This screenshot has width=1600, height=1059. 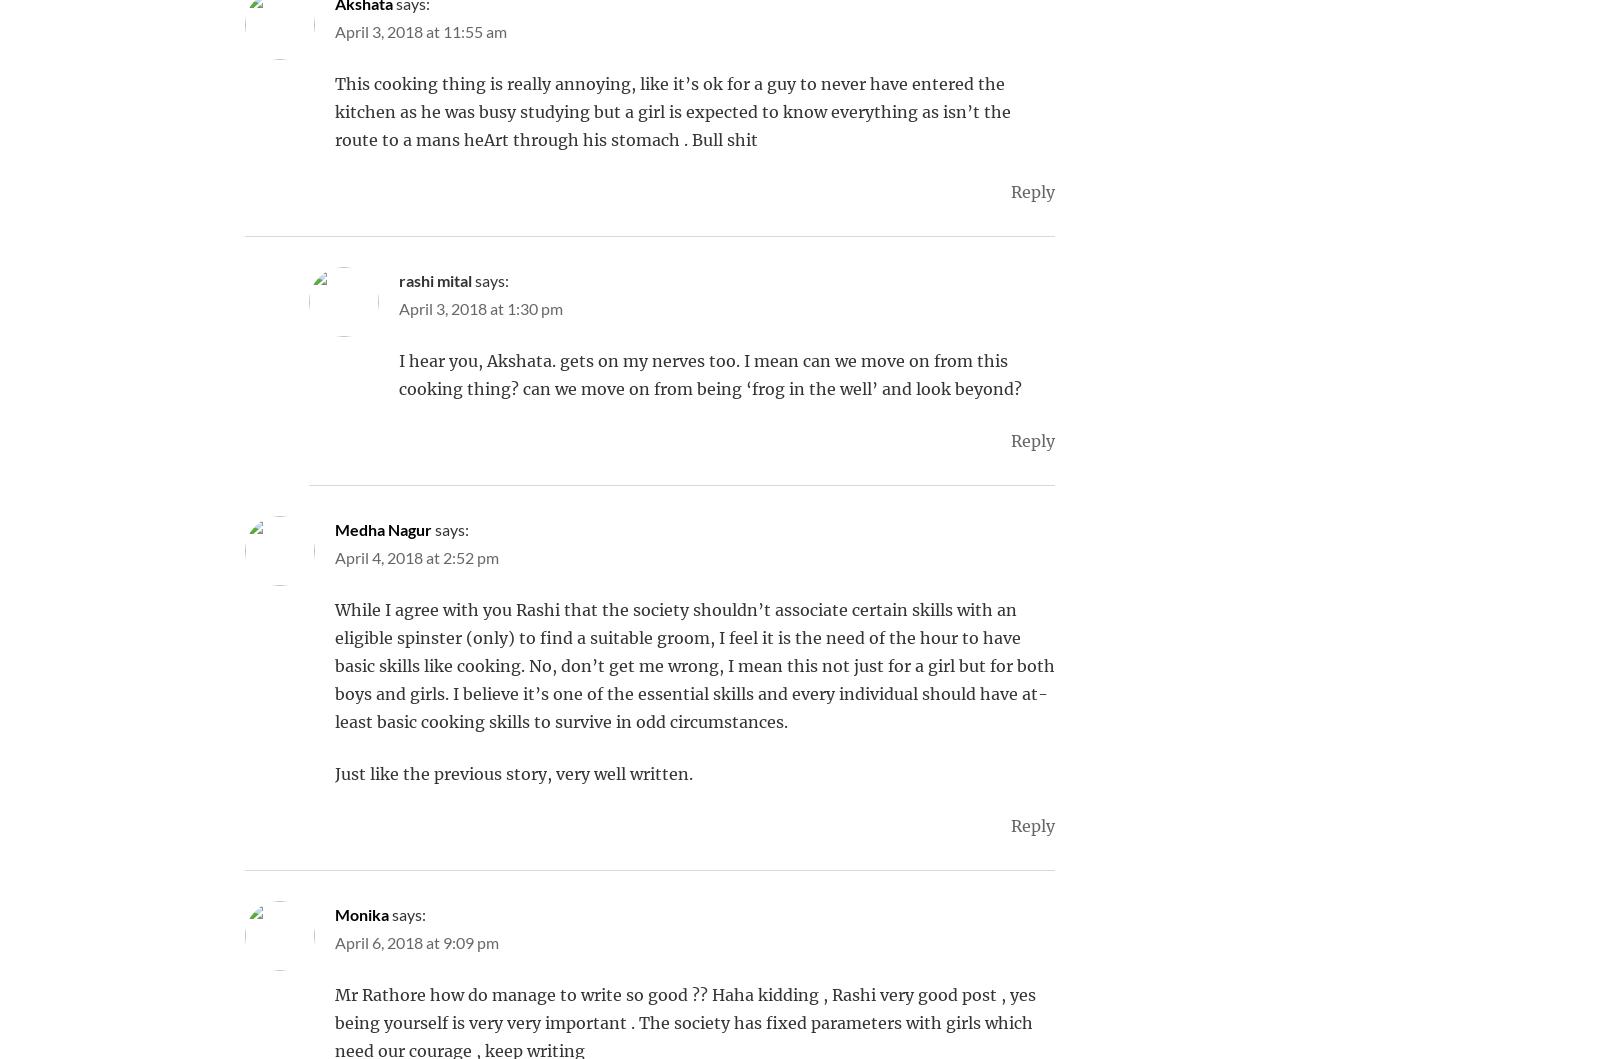 What do you see at coordinates (335, 111) in the screenshot?
I see `'This cooking thing is really annoying, like it’s ok for a guy to never have entered the kitchen as he was busy studying but a girl is expected to know everything as isn’t the route to a mans heArt through his stomach . Bull shit'` at bounding box center [335, 111].